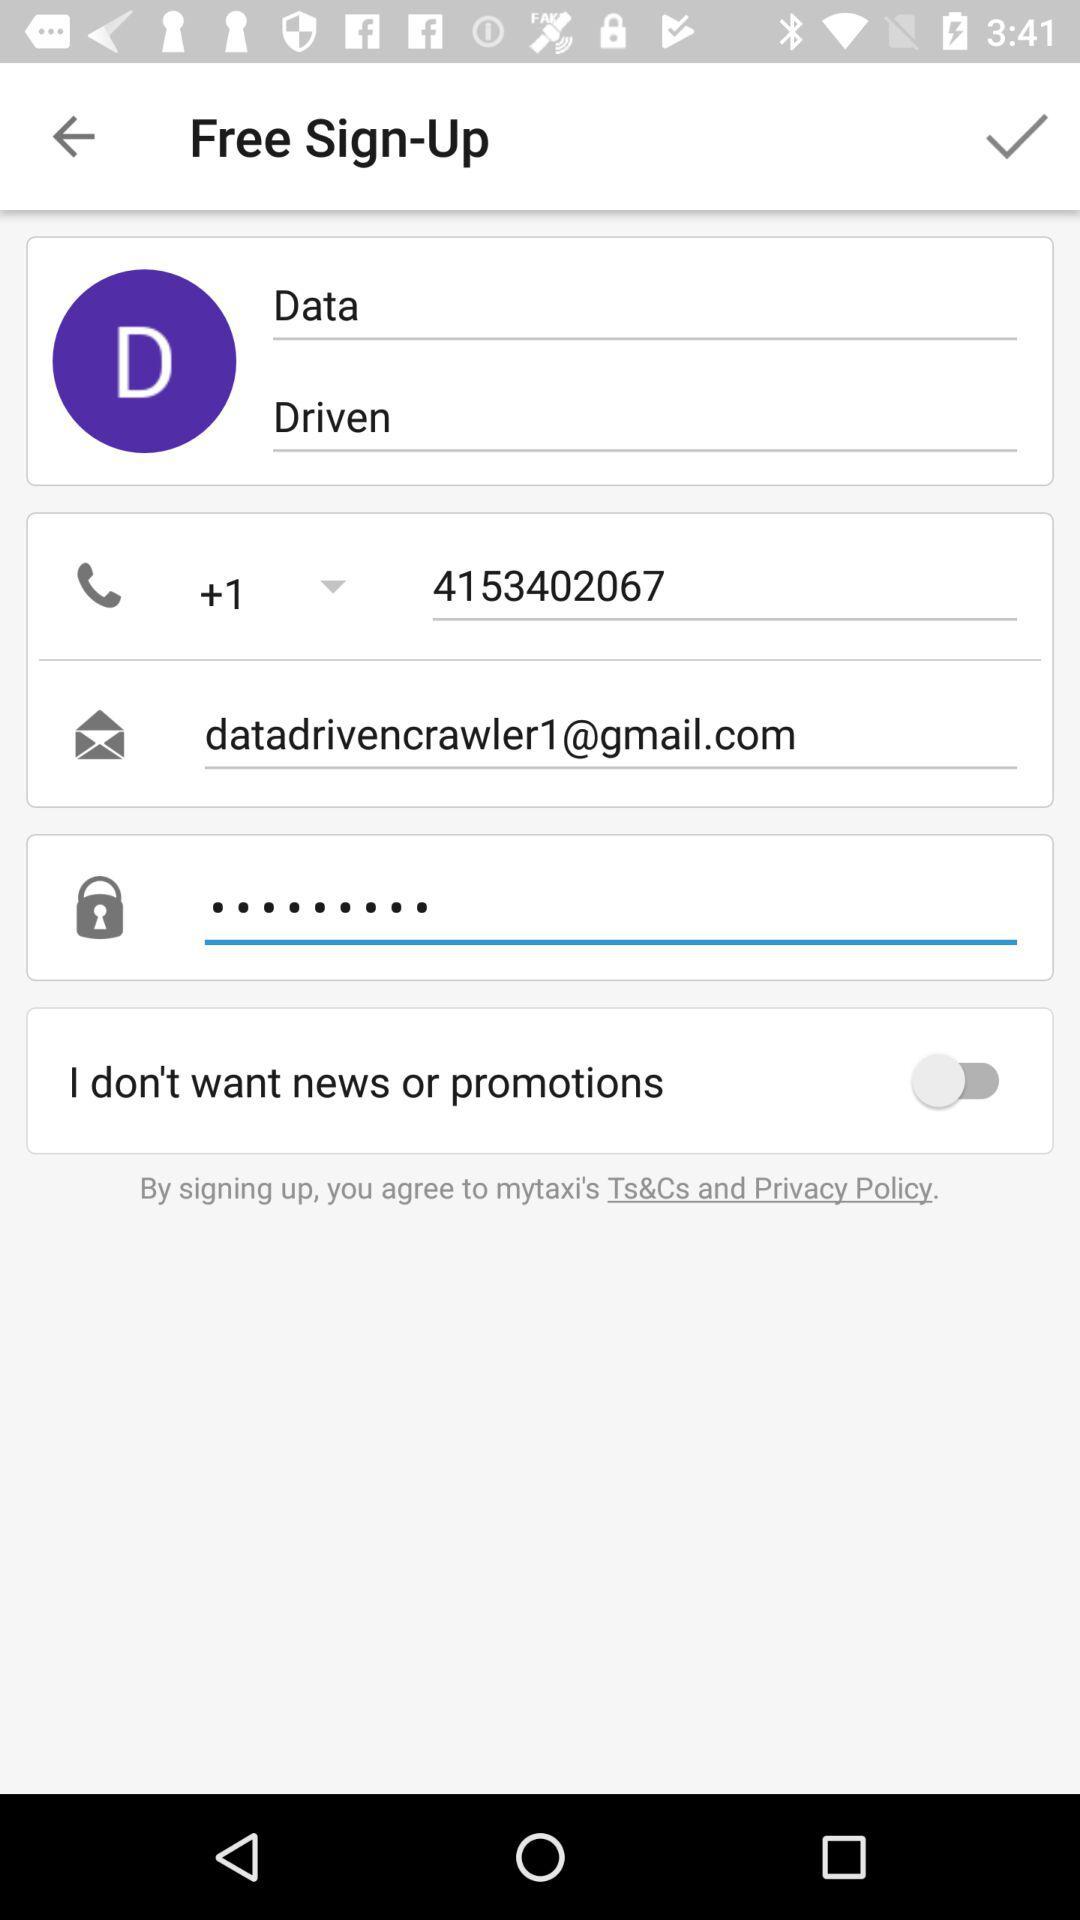  What do you see at coordinates (538, 1186) in the screenshot?
I see `the by signing up item` at bounding box center [538, 1186].